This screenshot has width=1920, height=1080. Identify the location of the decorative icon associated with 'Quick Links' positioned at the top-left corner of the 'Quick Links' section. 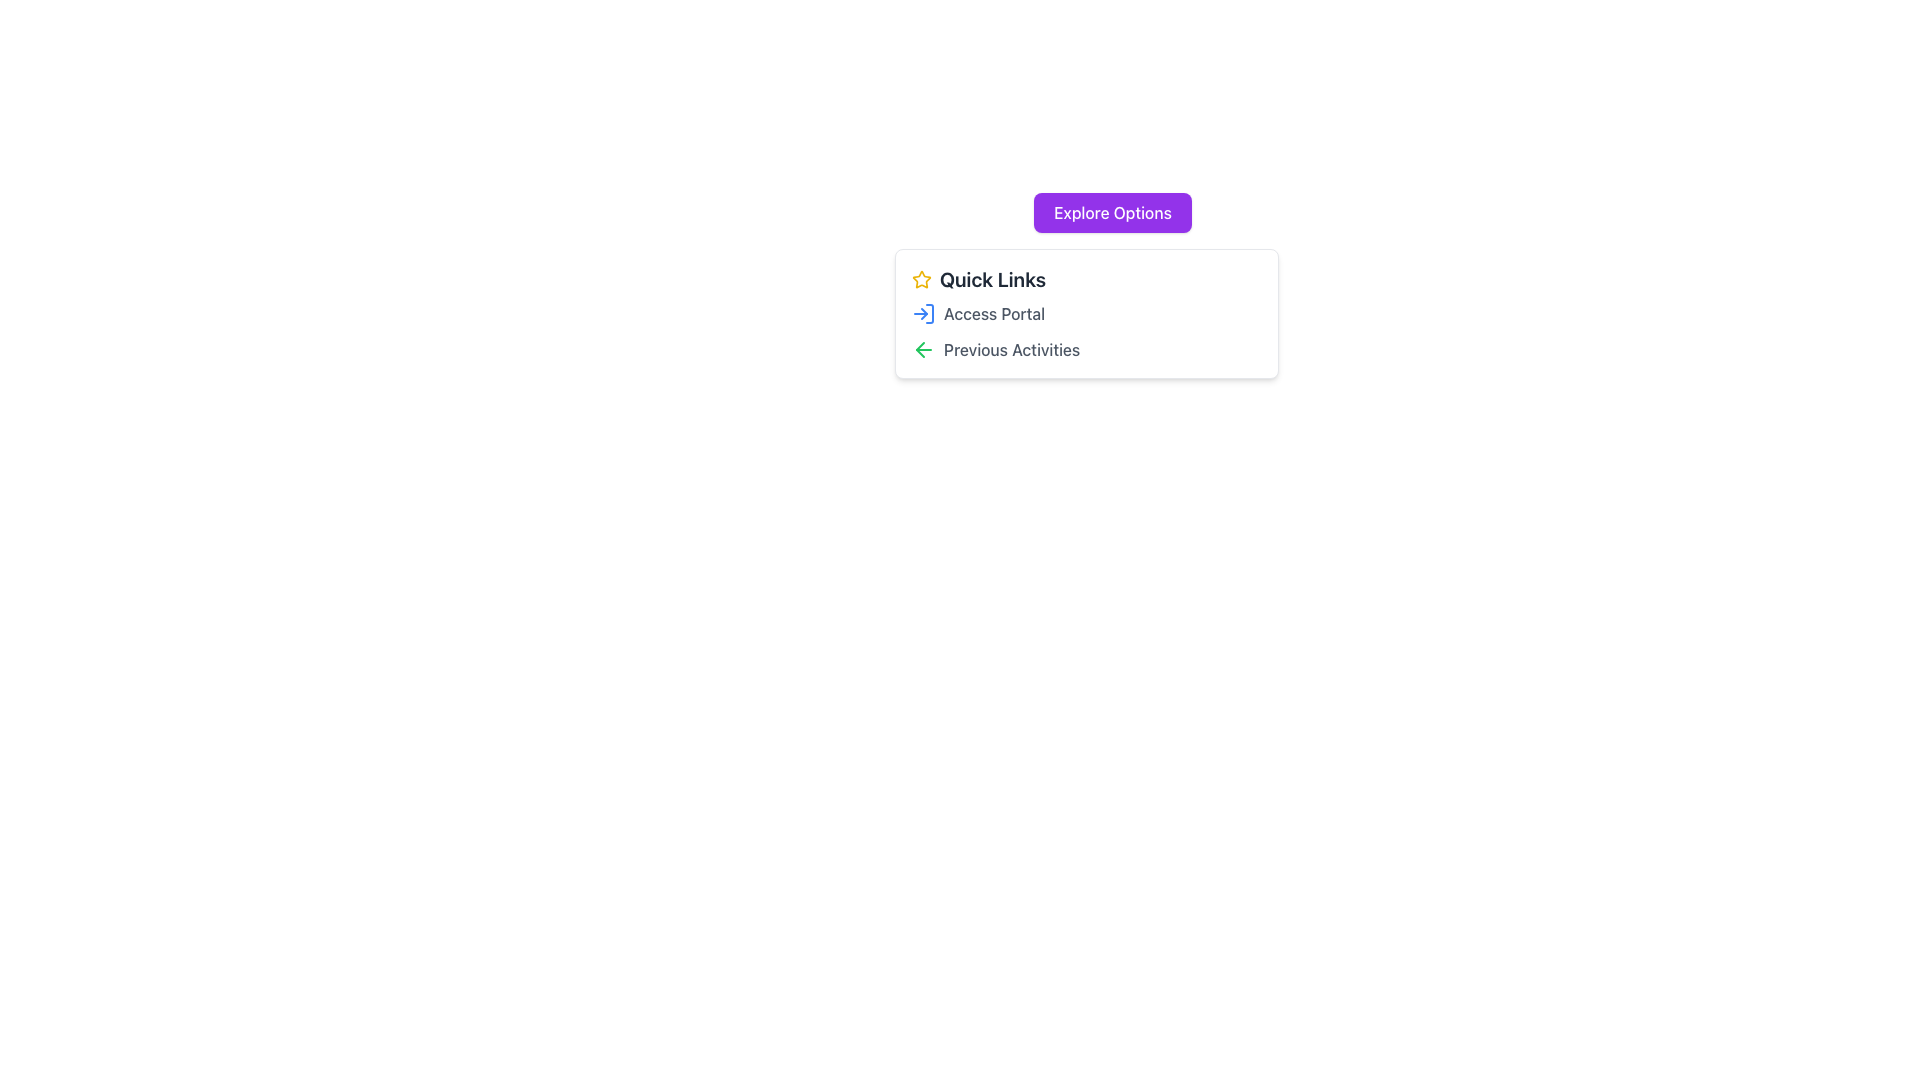
(920, 280).